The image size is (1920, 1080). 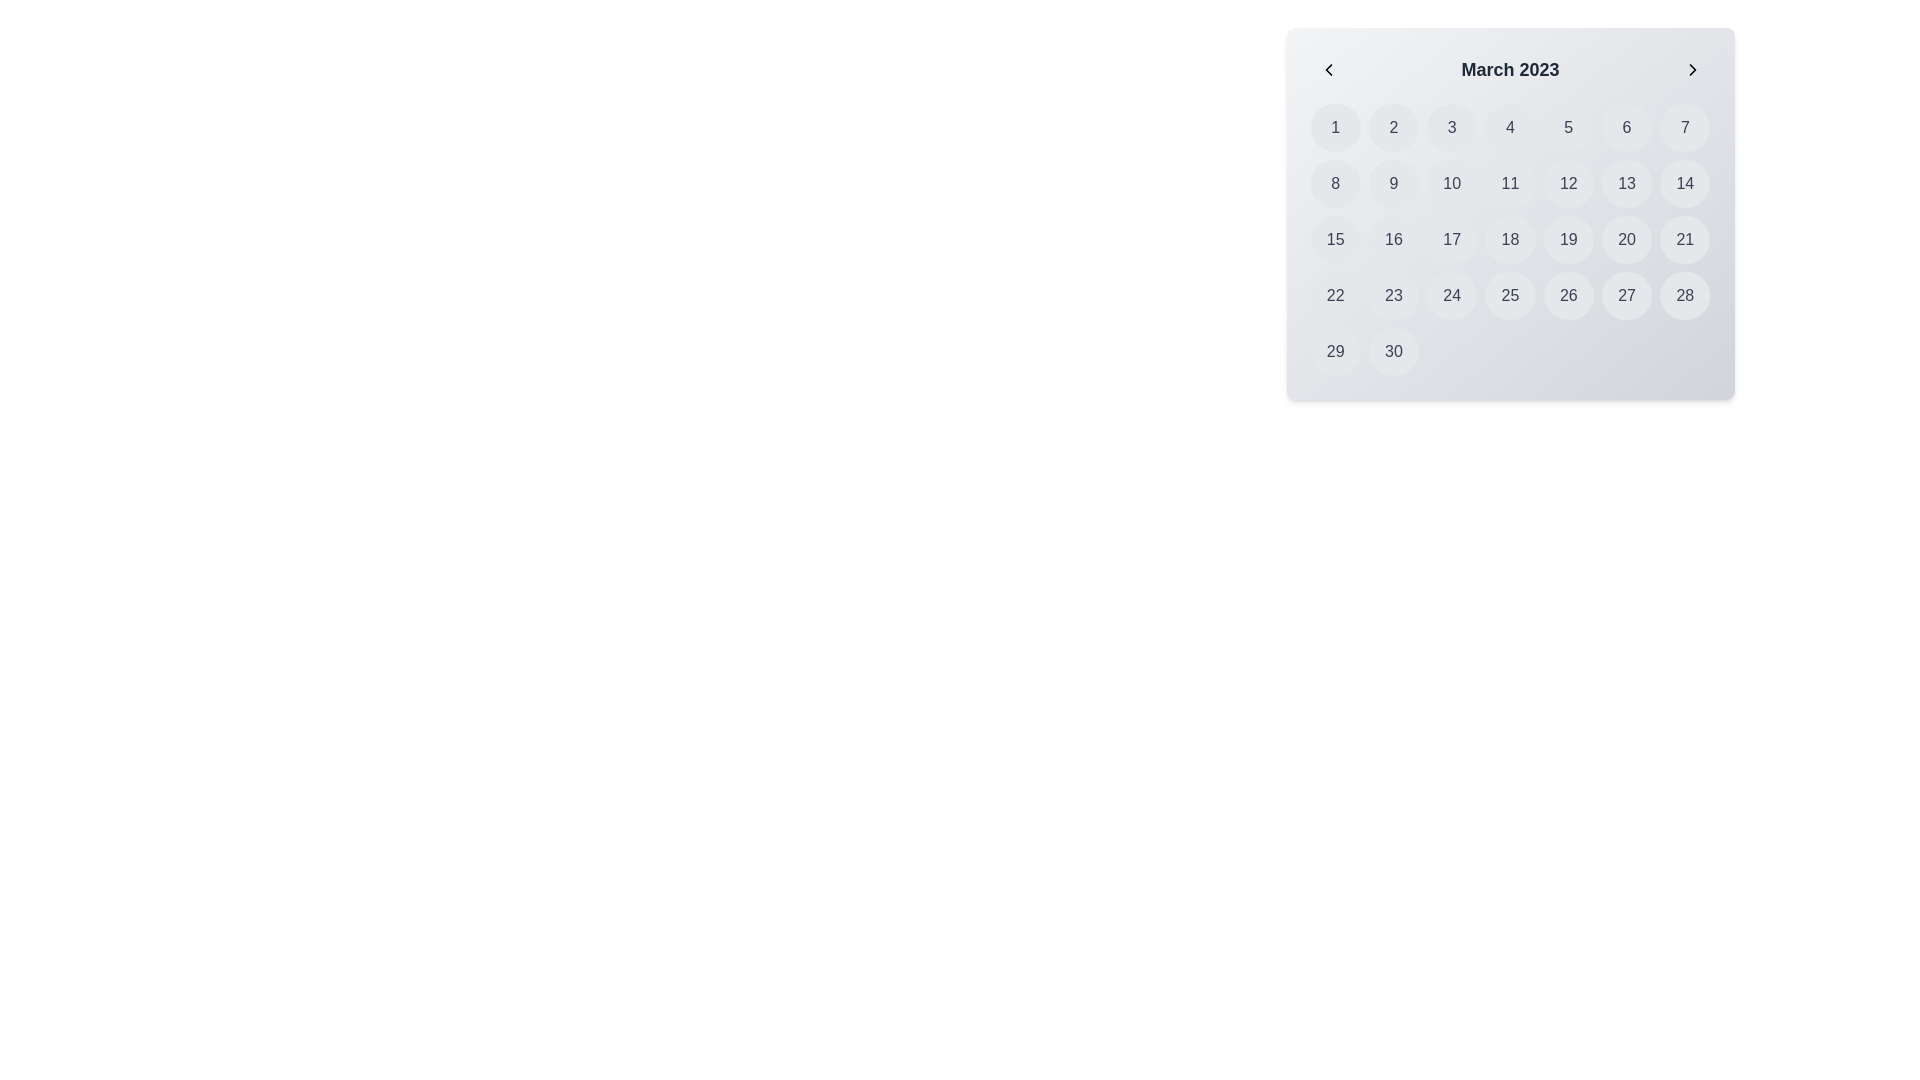 What do you see at coordinates (1684, 296) in the screenshot?
I see `the selectable day cell labeled '28' in the calendar grid` at bounding box center [1684, 296].